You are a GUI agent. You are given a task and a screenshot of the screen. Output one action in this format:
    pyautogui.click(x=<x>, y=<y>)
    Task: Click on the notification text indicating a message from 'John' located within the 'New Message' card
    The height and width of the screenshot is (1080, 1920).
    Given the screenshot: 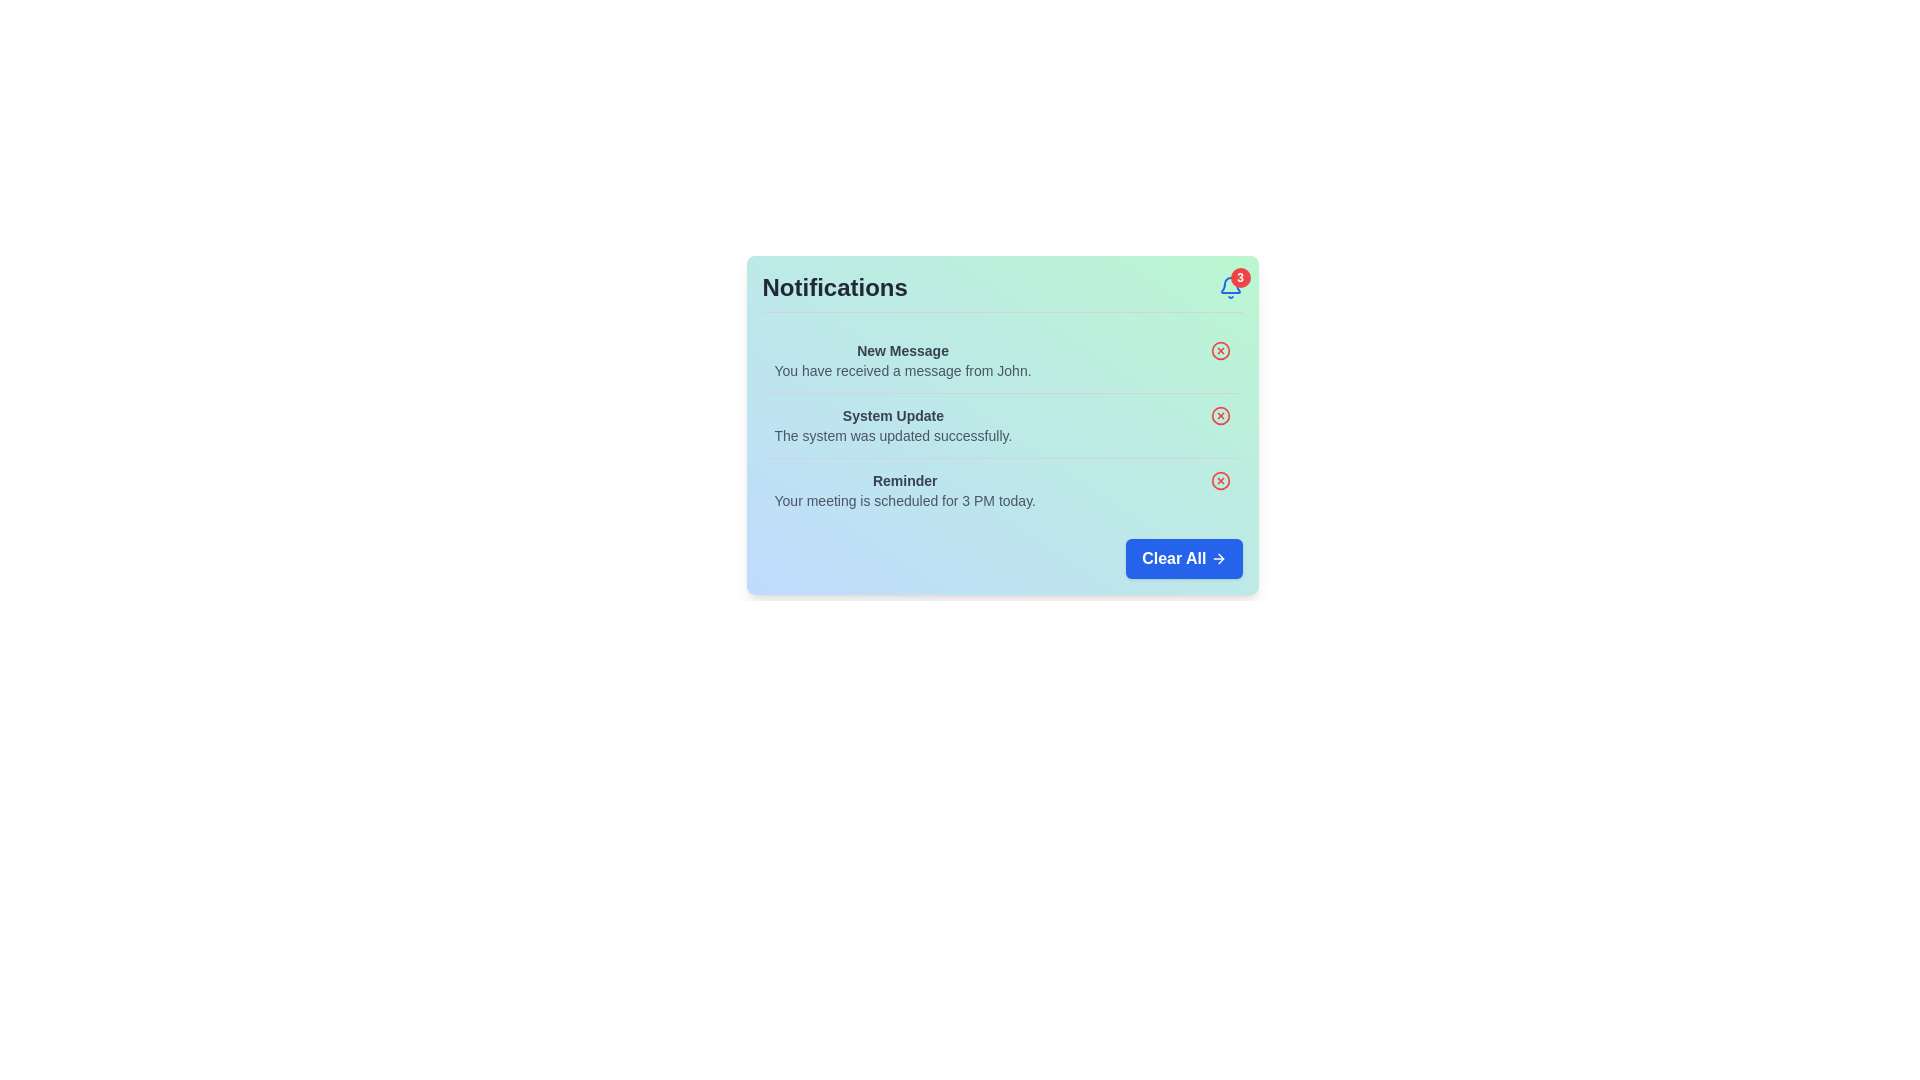 What is the action you would take?
    pyautogui.click(x=901, y=370)
    